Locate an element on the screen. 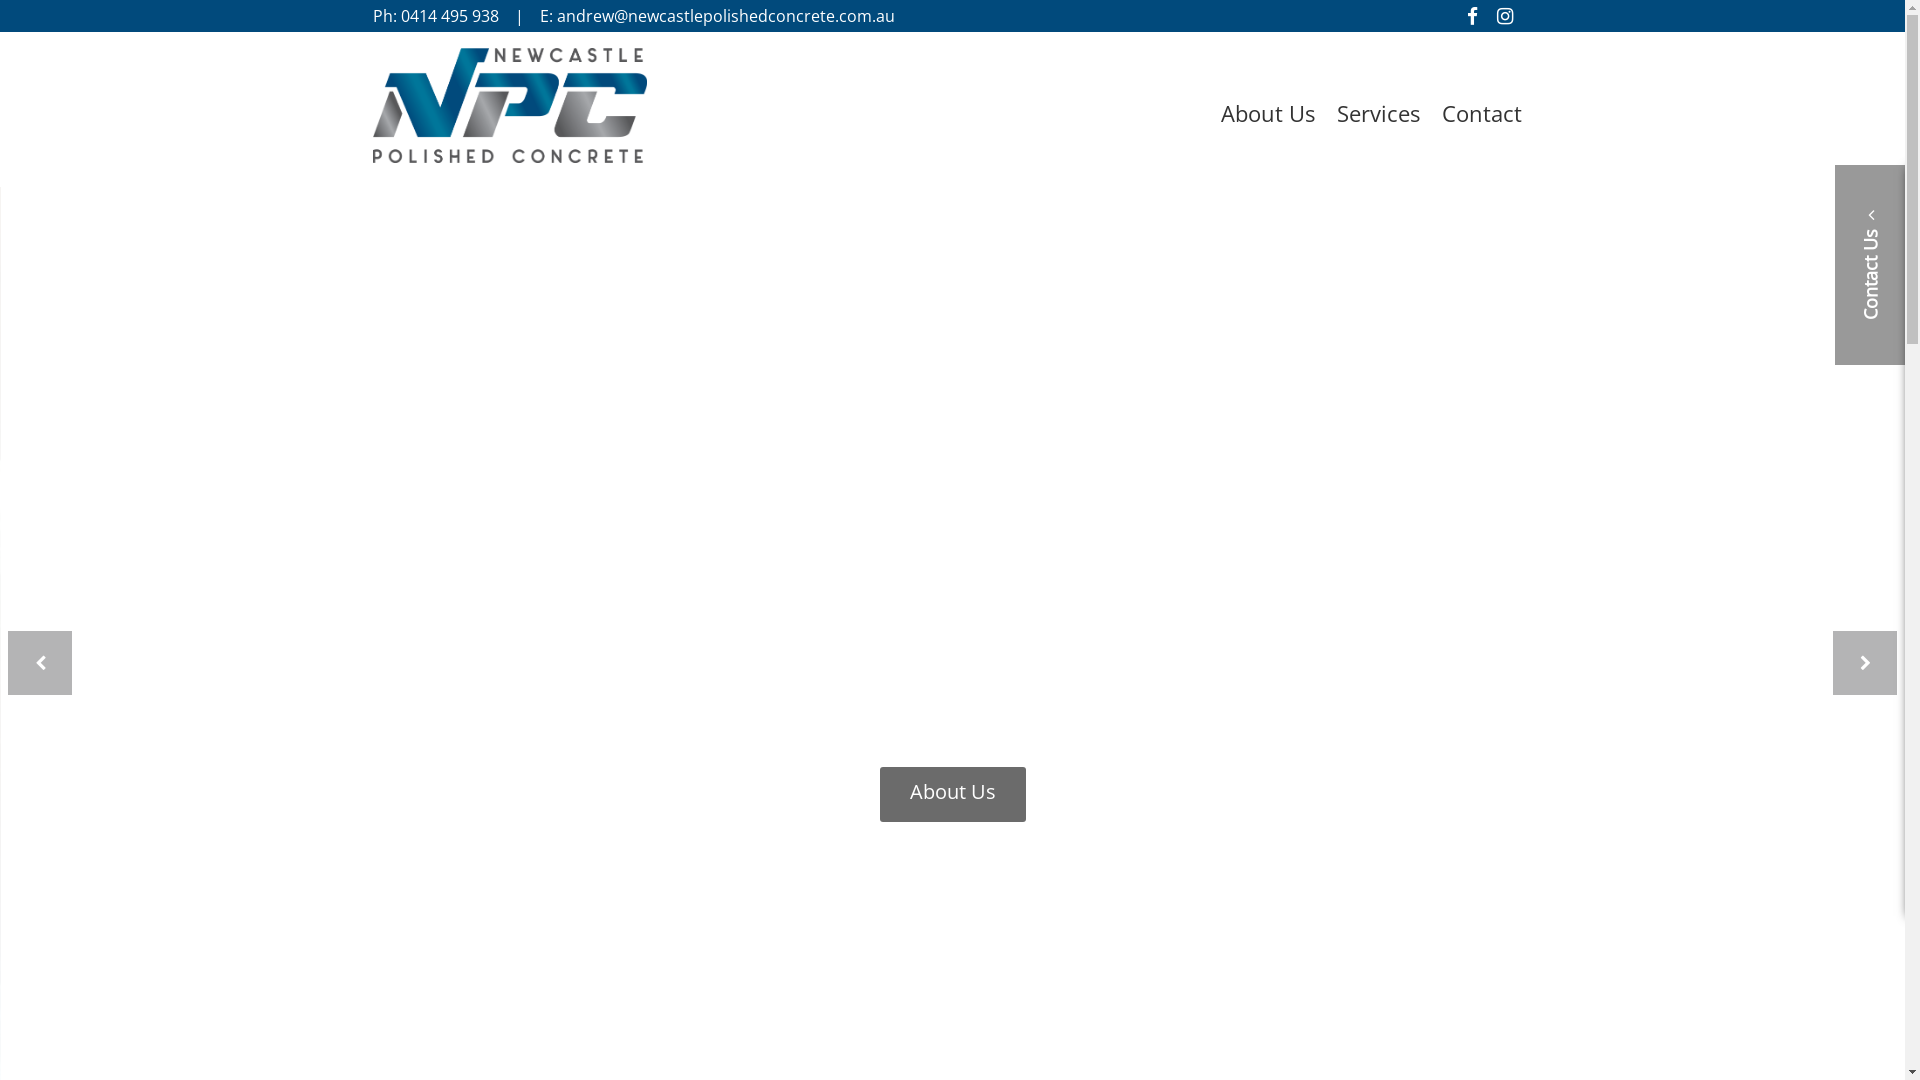 This screenshot has width=1920, height=1080. 'Services' is located at coordinates (1377, 112).